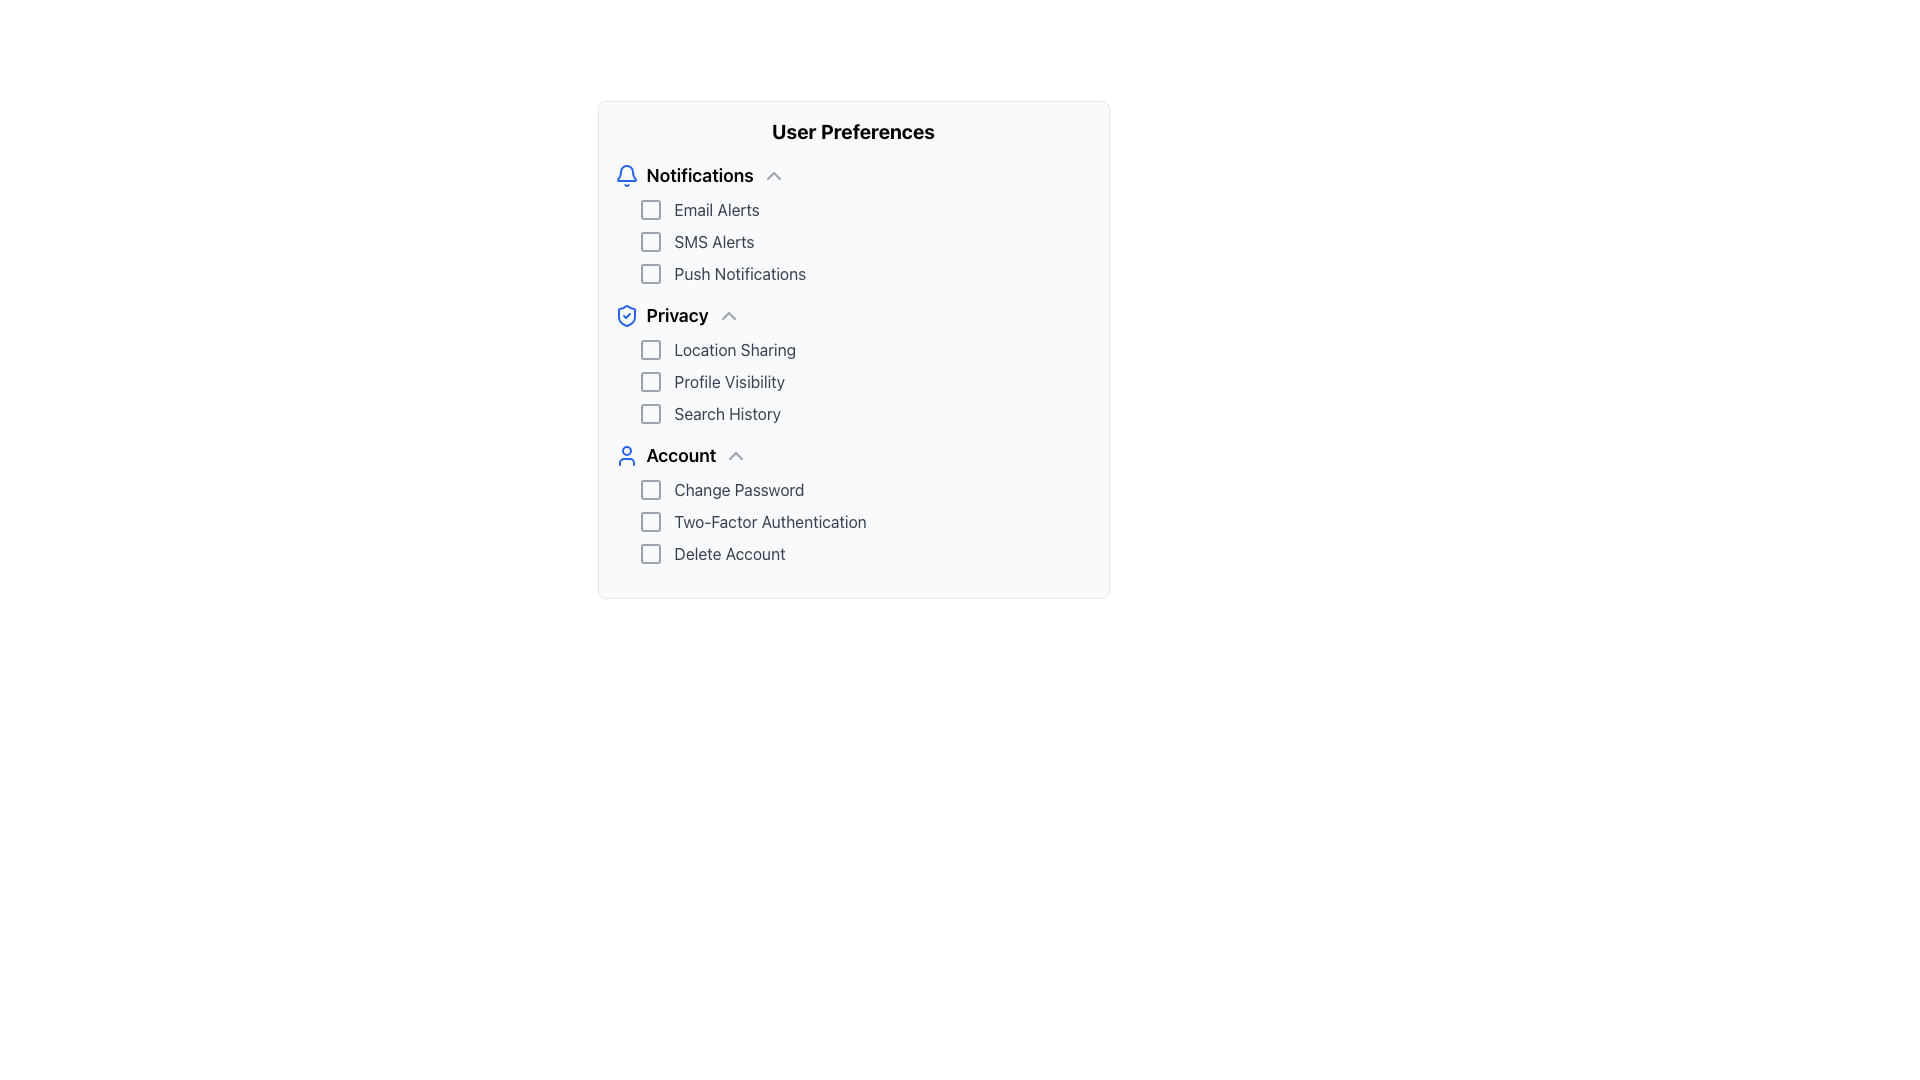 The height and width of the screenshot is (1080, 1920). I want to click on the static text label indicating the location sharing option, which is positioned under the 'Privacy' section and aligned to the right of the checkbox icon, so click(734, 349).